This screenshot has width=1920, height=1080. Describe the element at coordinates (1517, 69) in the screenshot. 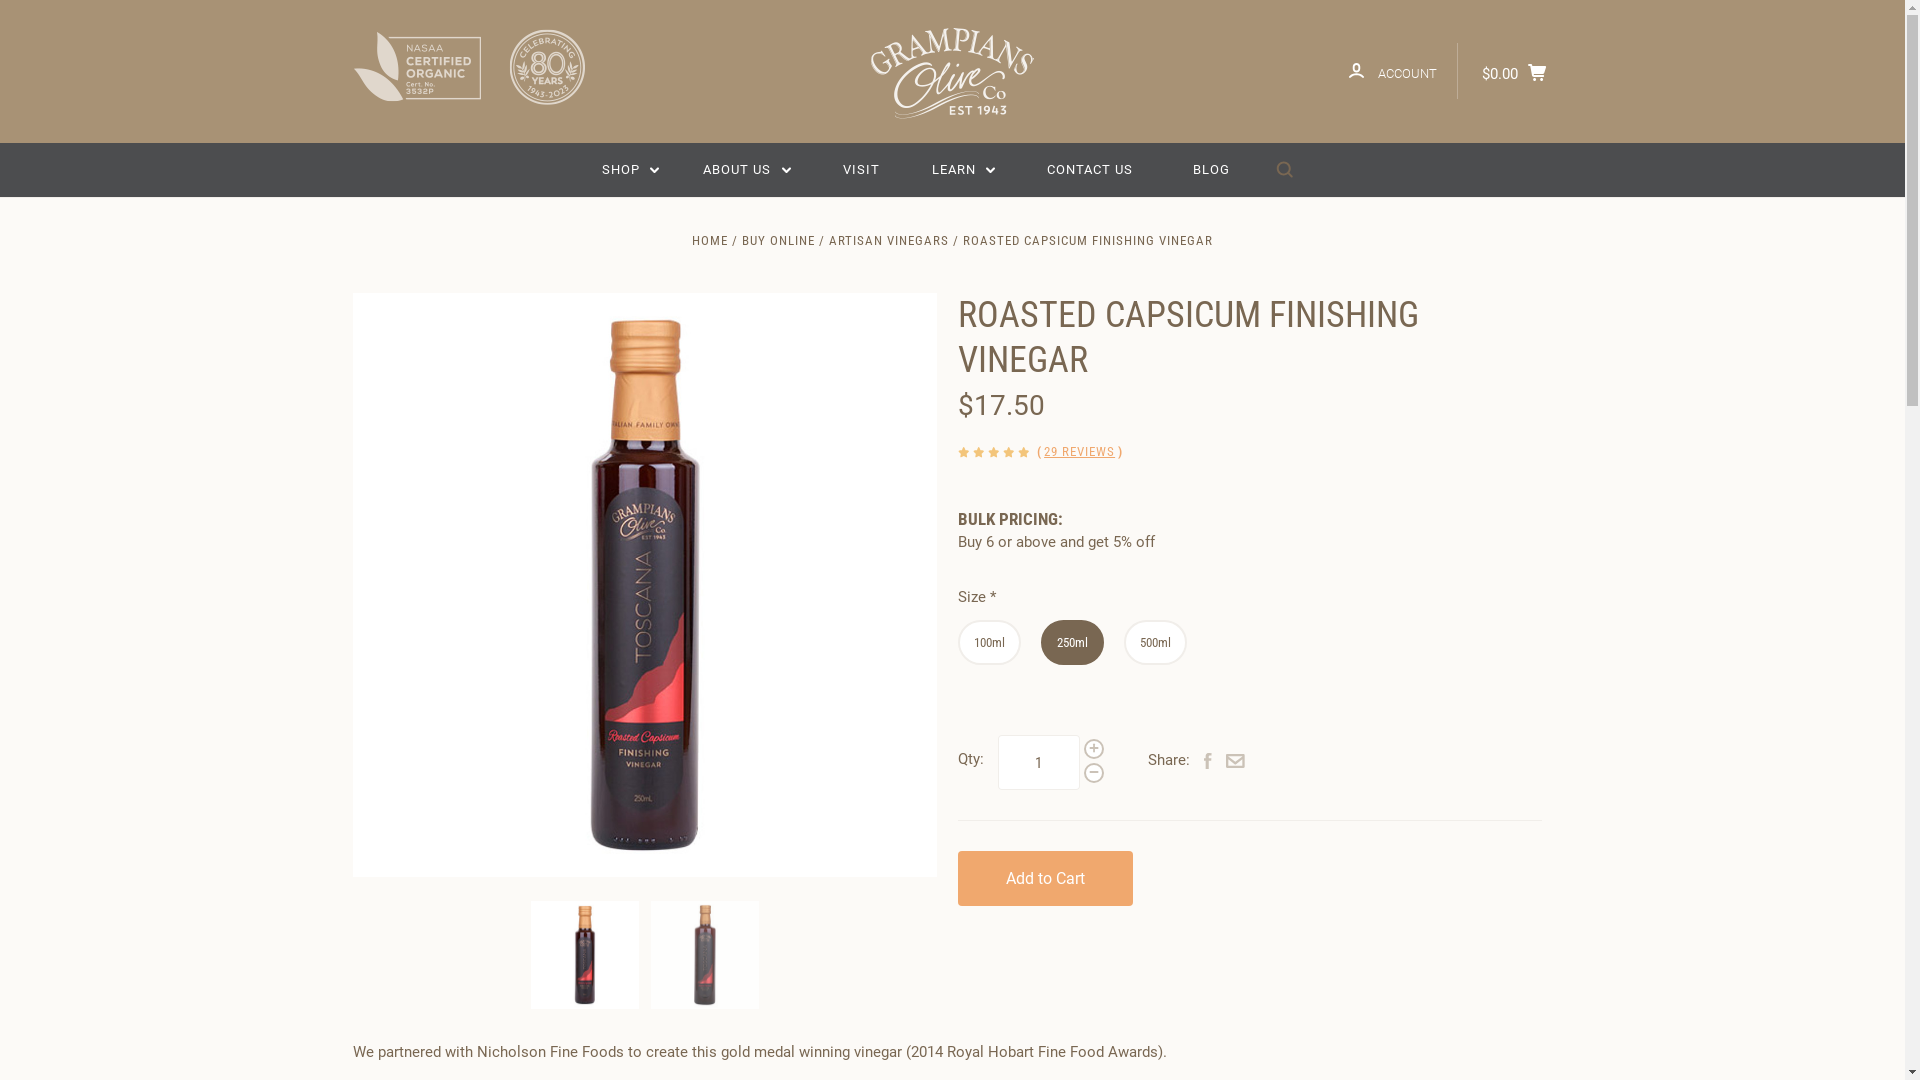

I see `'$0.00 cart'` at that location.